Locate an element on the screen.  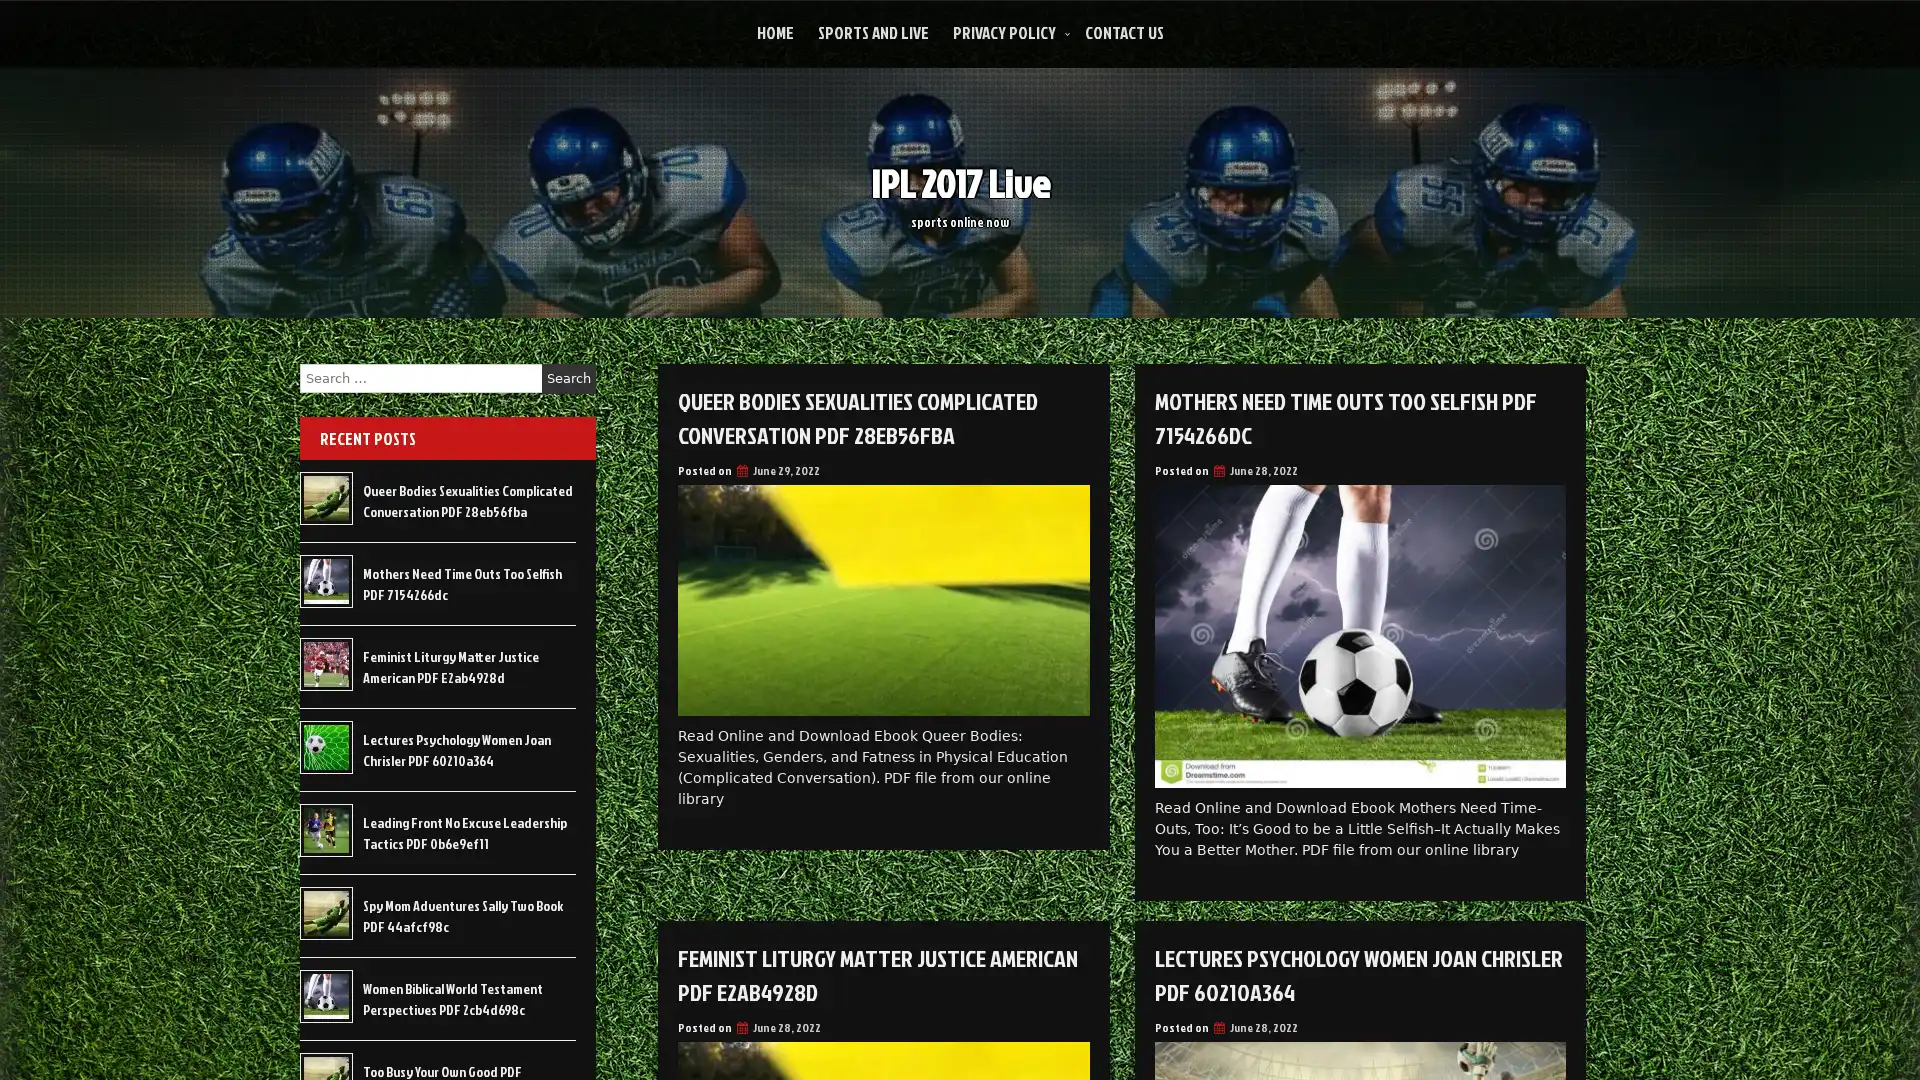
Search is located at coordinates (568, 378).